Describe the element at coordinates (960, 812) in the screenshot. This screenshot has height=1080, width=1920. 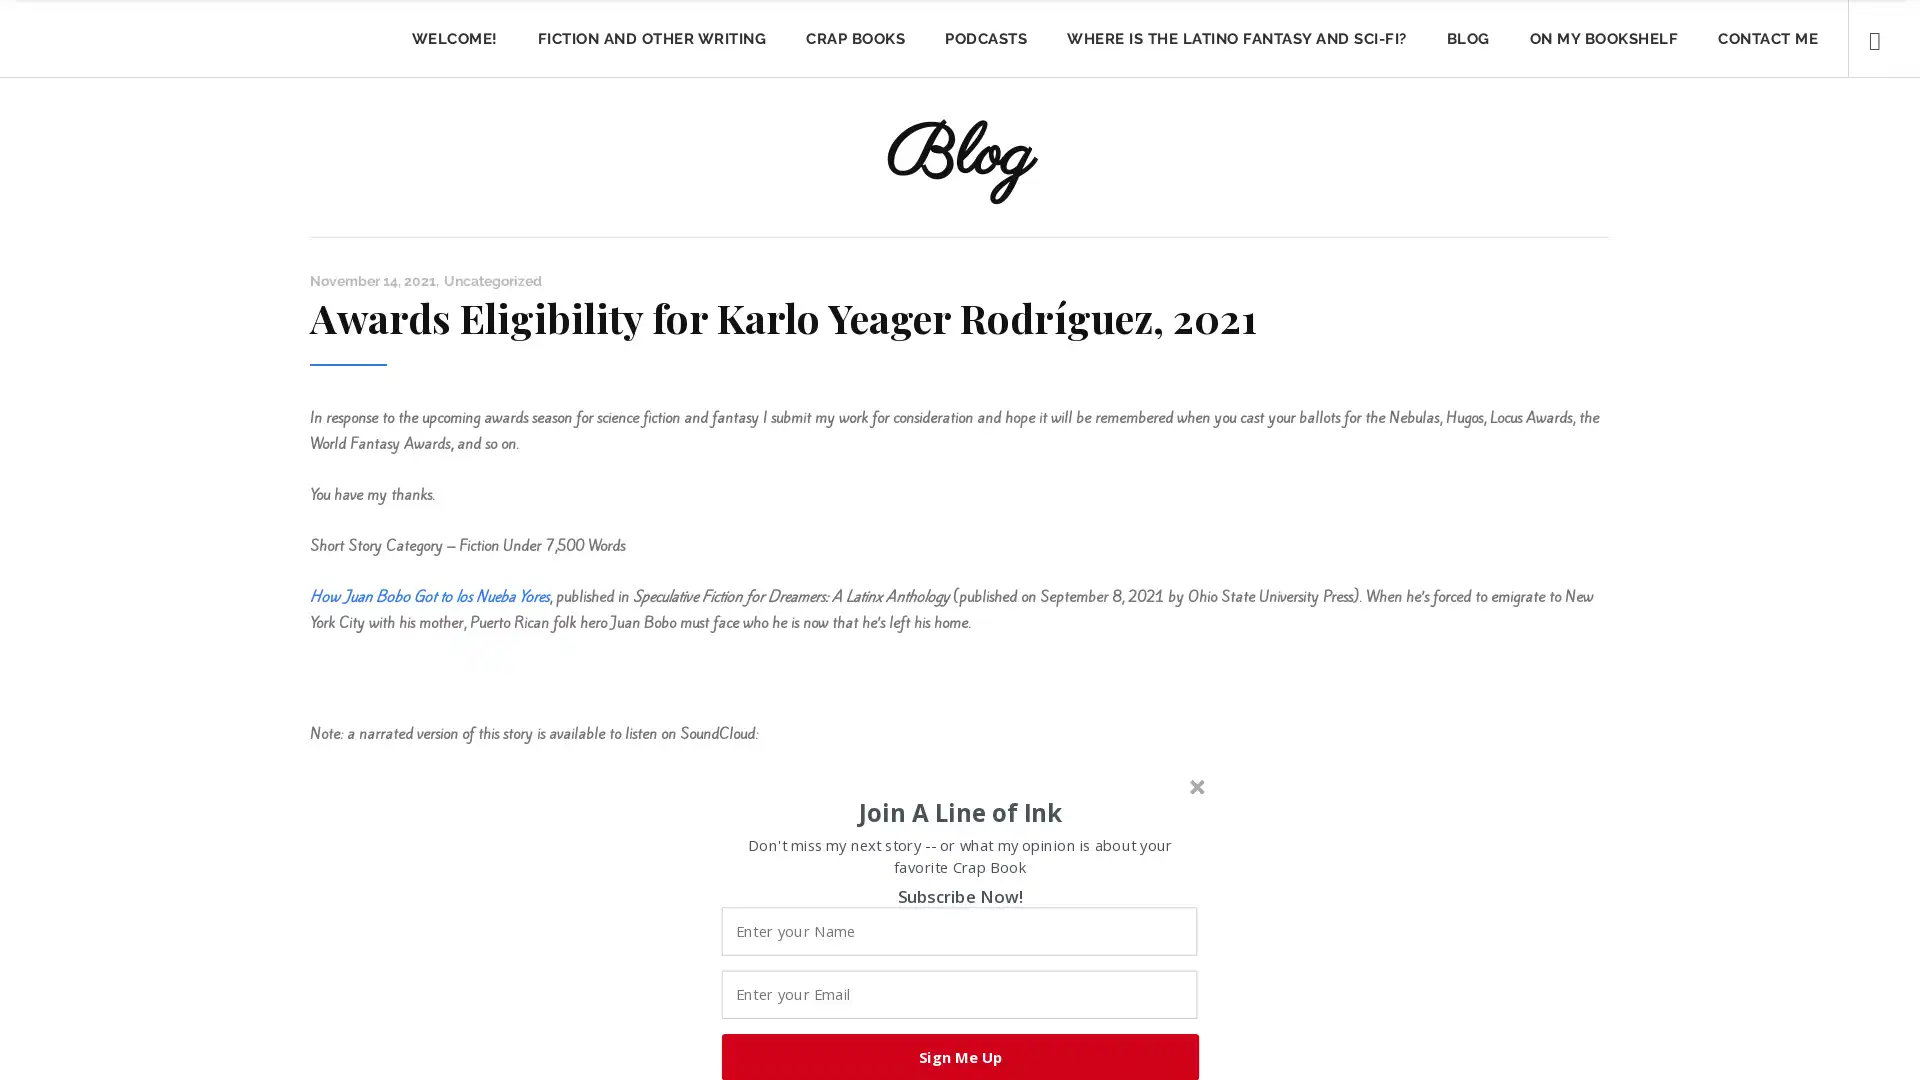
I see `Join A Line of Ink` at that location.